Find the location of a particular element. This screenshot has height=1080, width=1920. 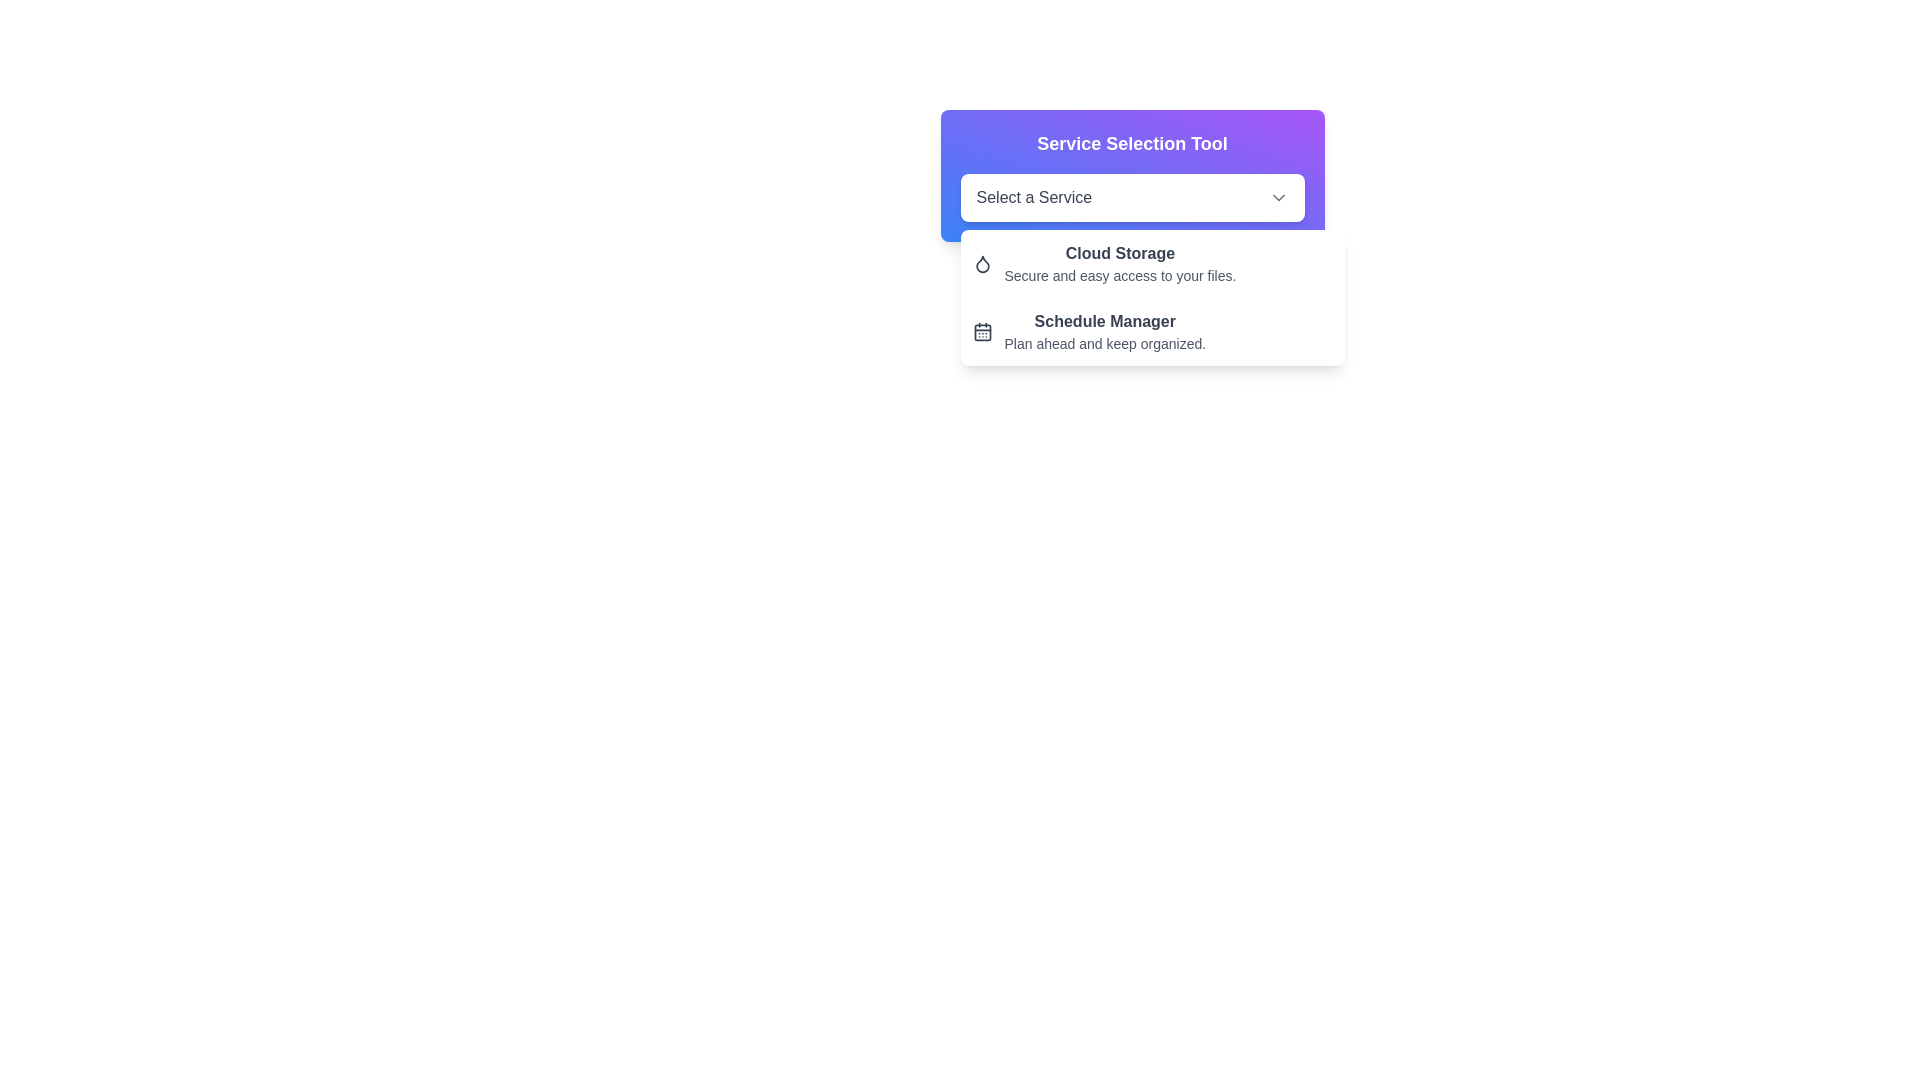

the 'Select a Service' text label which is displayed in bold dark gray font within a white rounded rectangular box is located at coordinates (1034, 197).